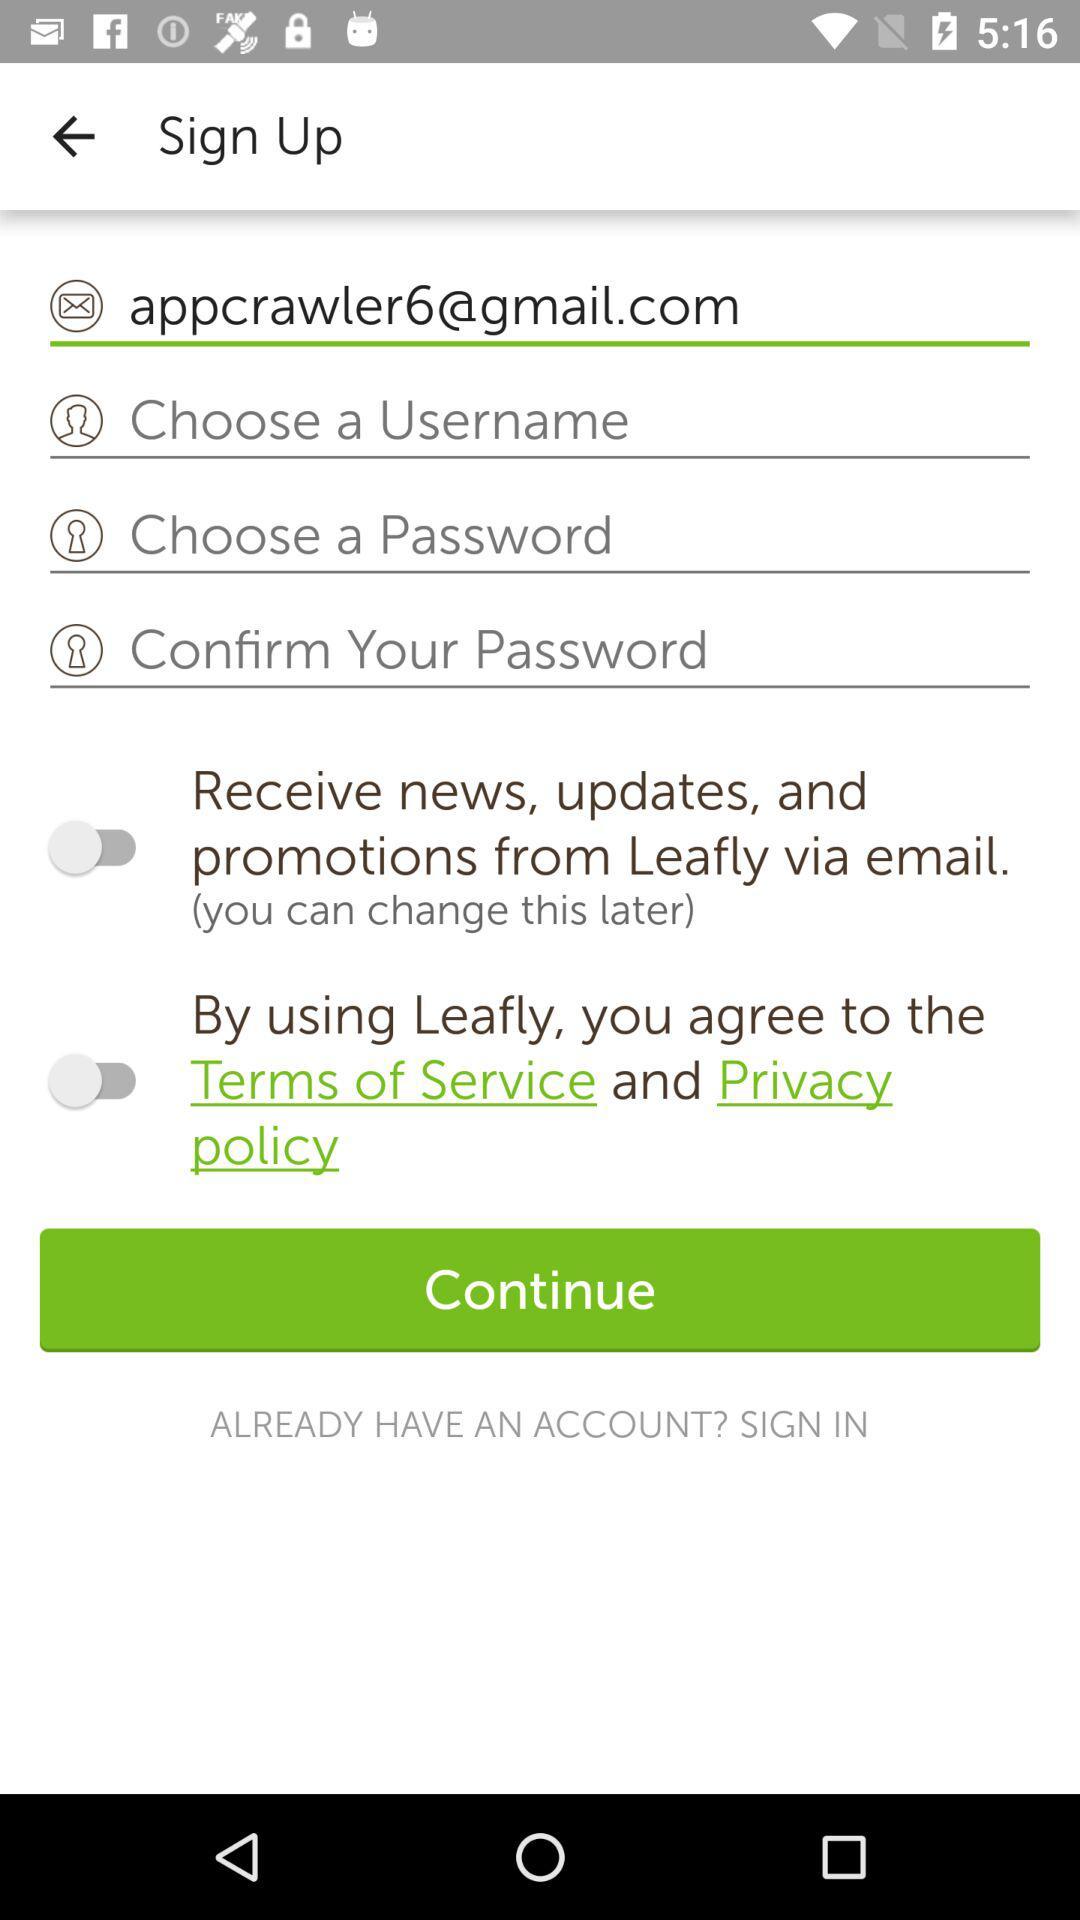 This screenshot has width=1080, height=1920. What do you see at coordinates (101, 1079) in the screenshot?
I see `agree to terms of service and privacy policy` at bounding box center [101, 1079].